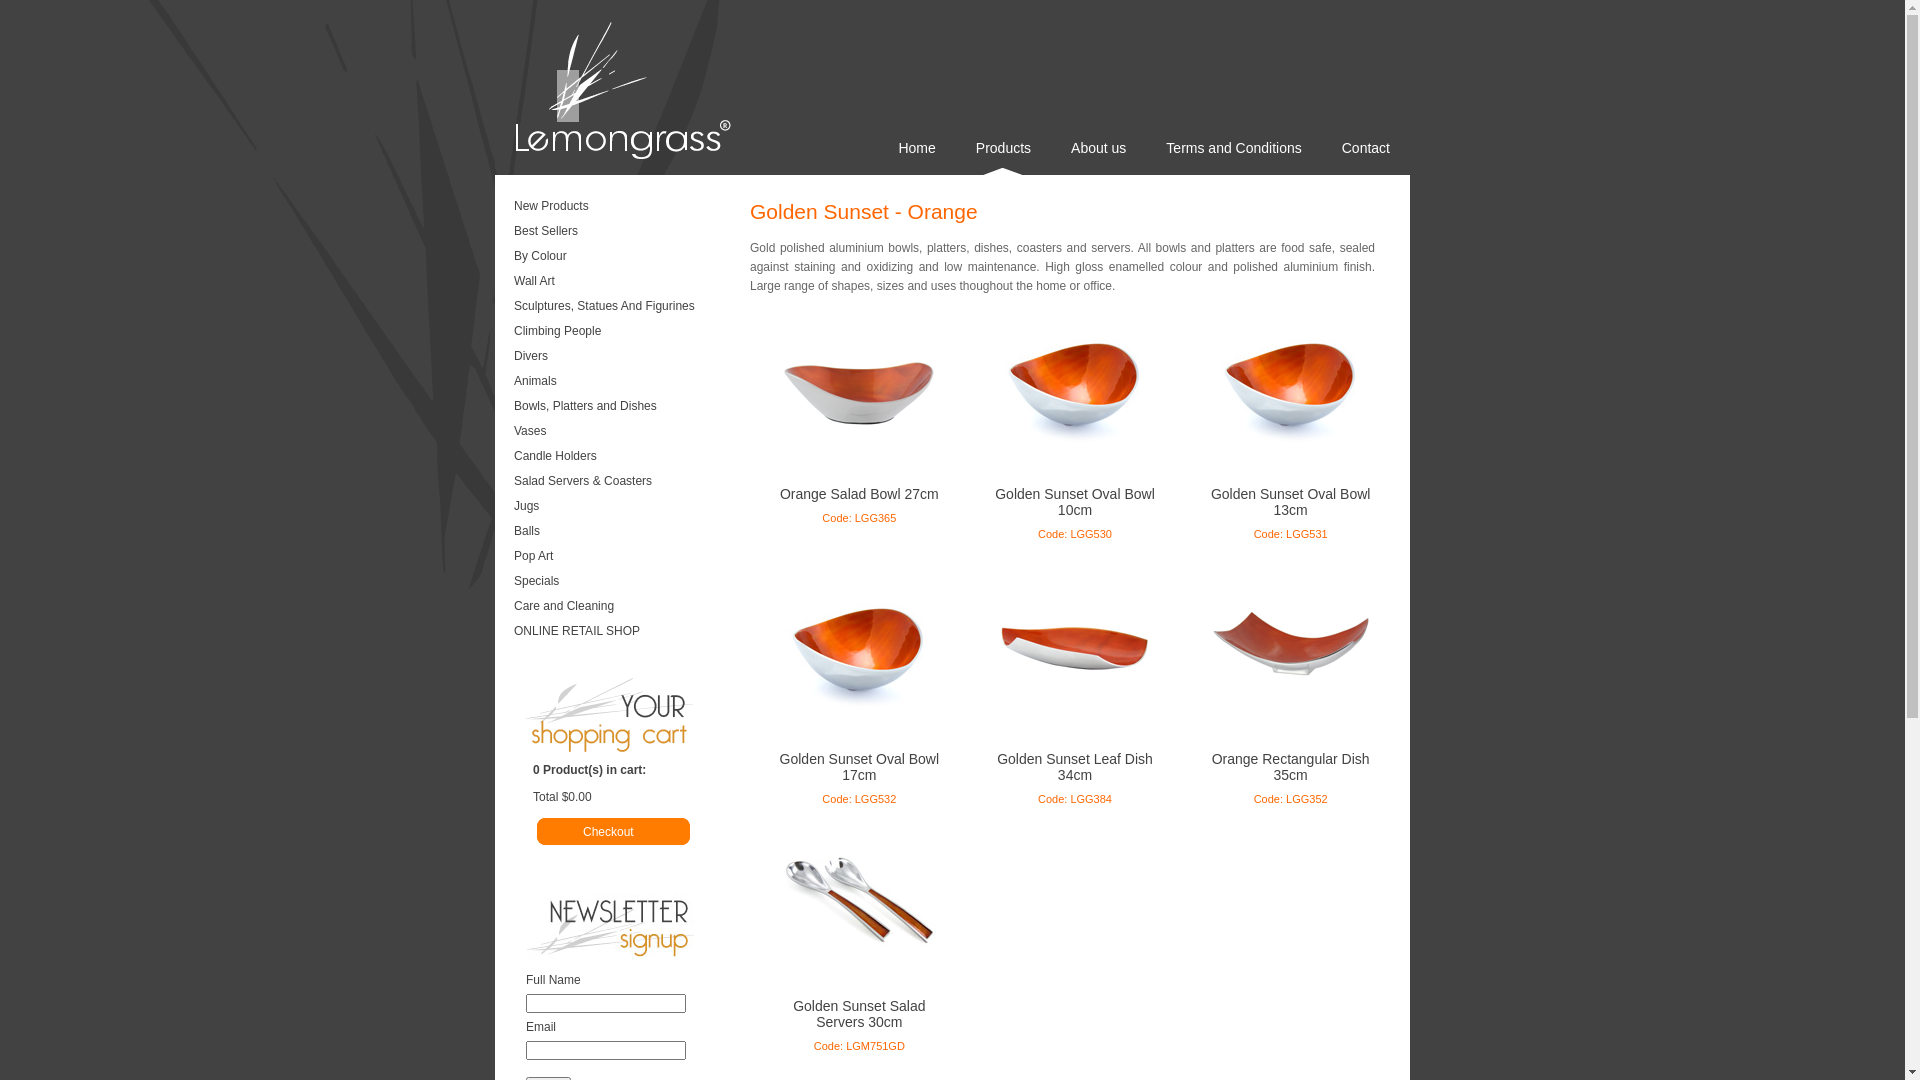  I want to click on 'Checkout', so click(637, 831).